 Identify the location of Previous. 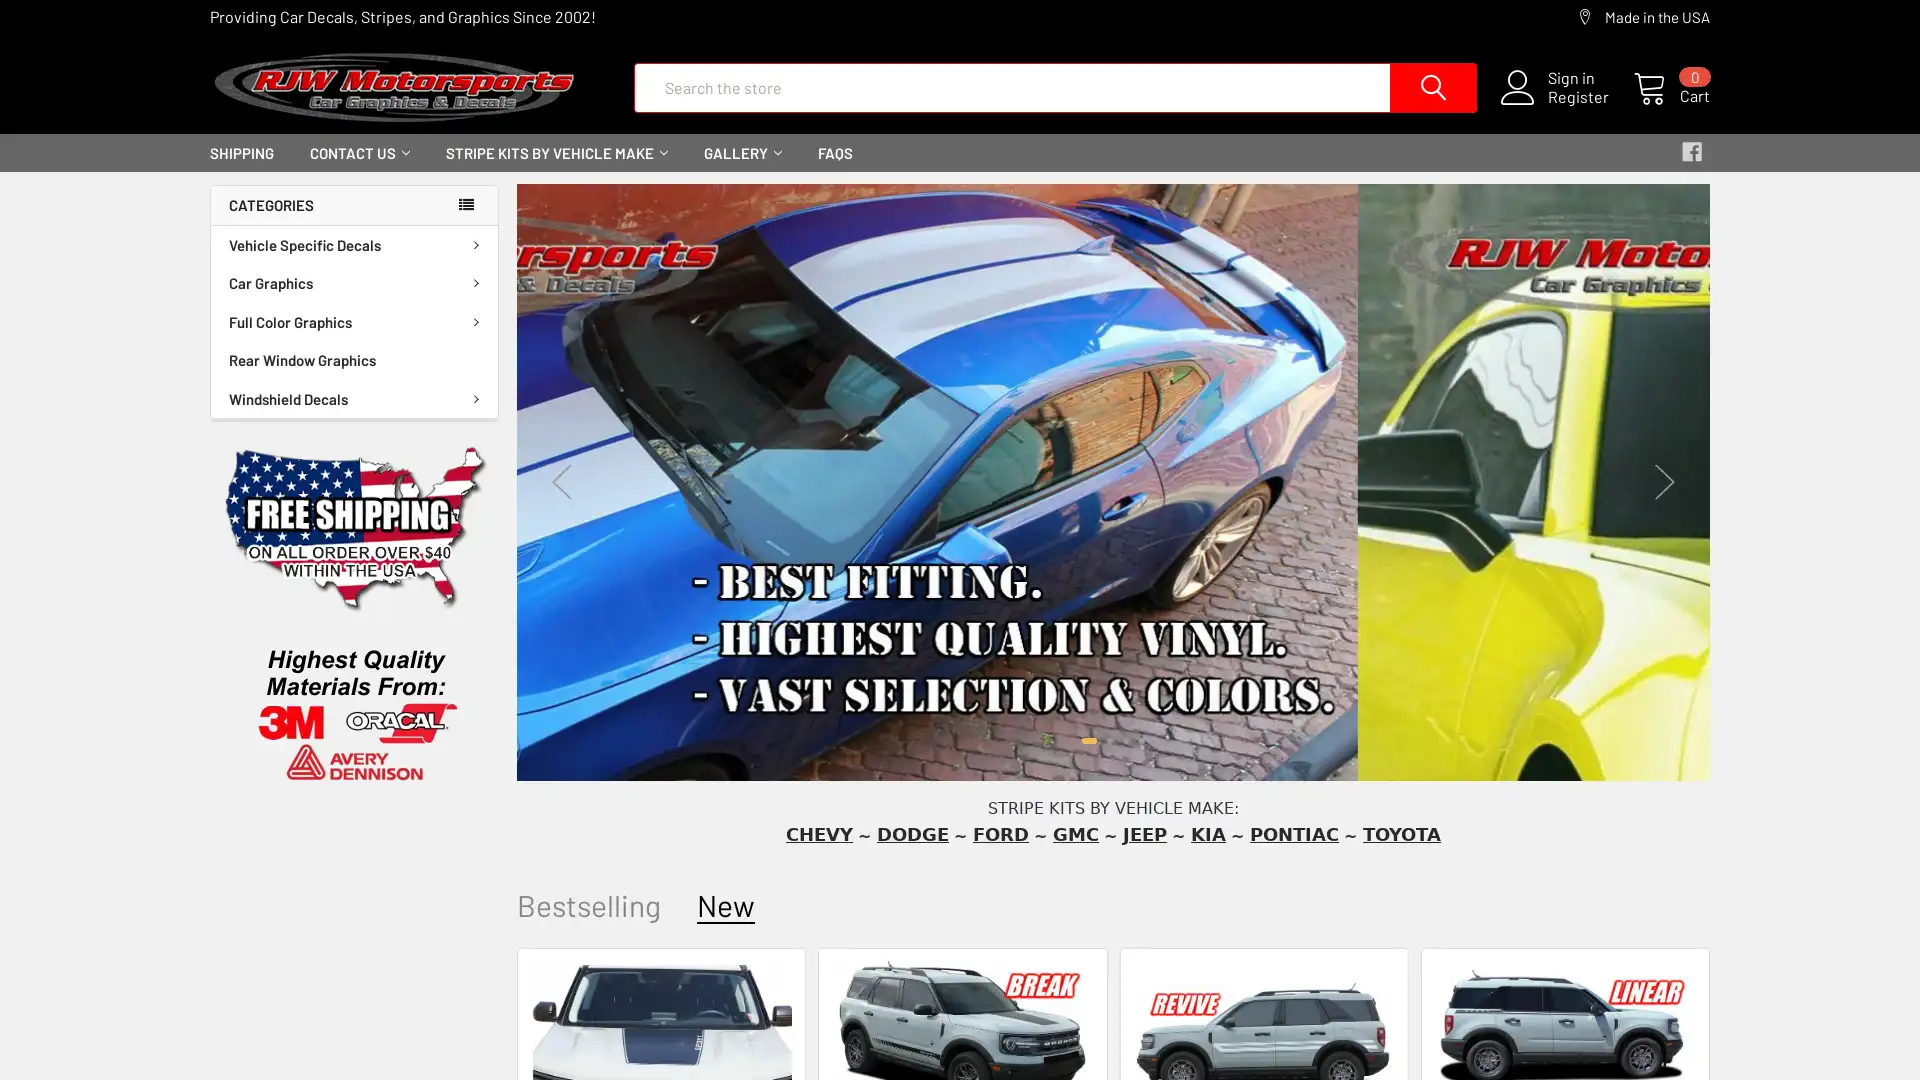
(560, 481).